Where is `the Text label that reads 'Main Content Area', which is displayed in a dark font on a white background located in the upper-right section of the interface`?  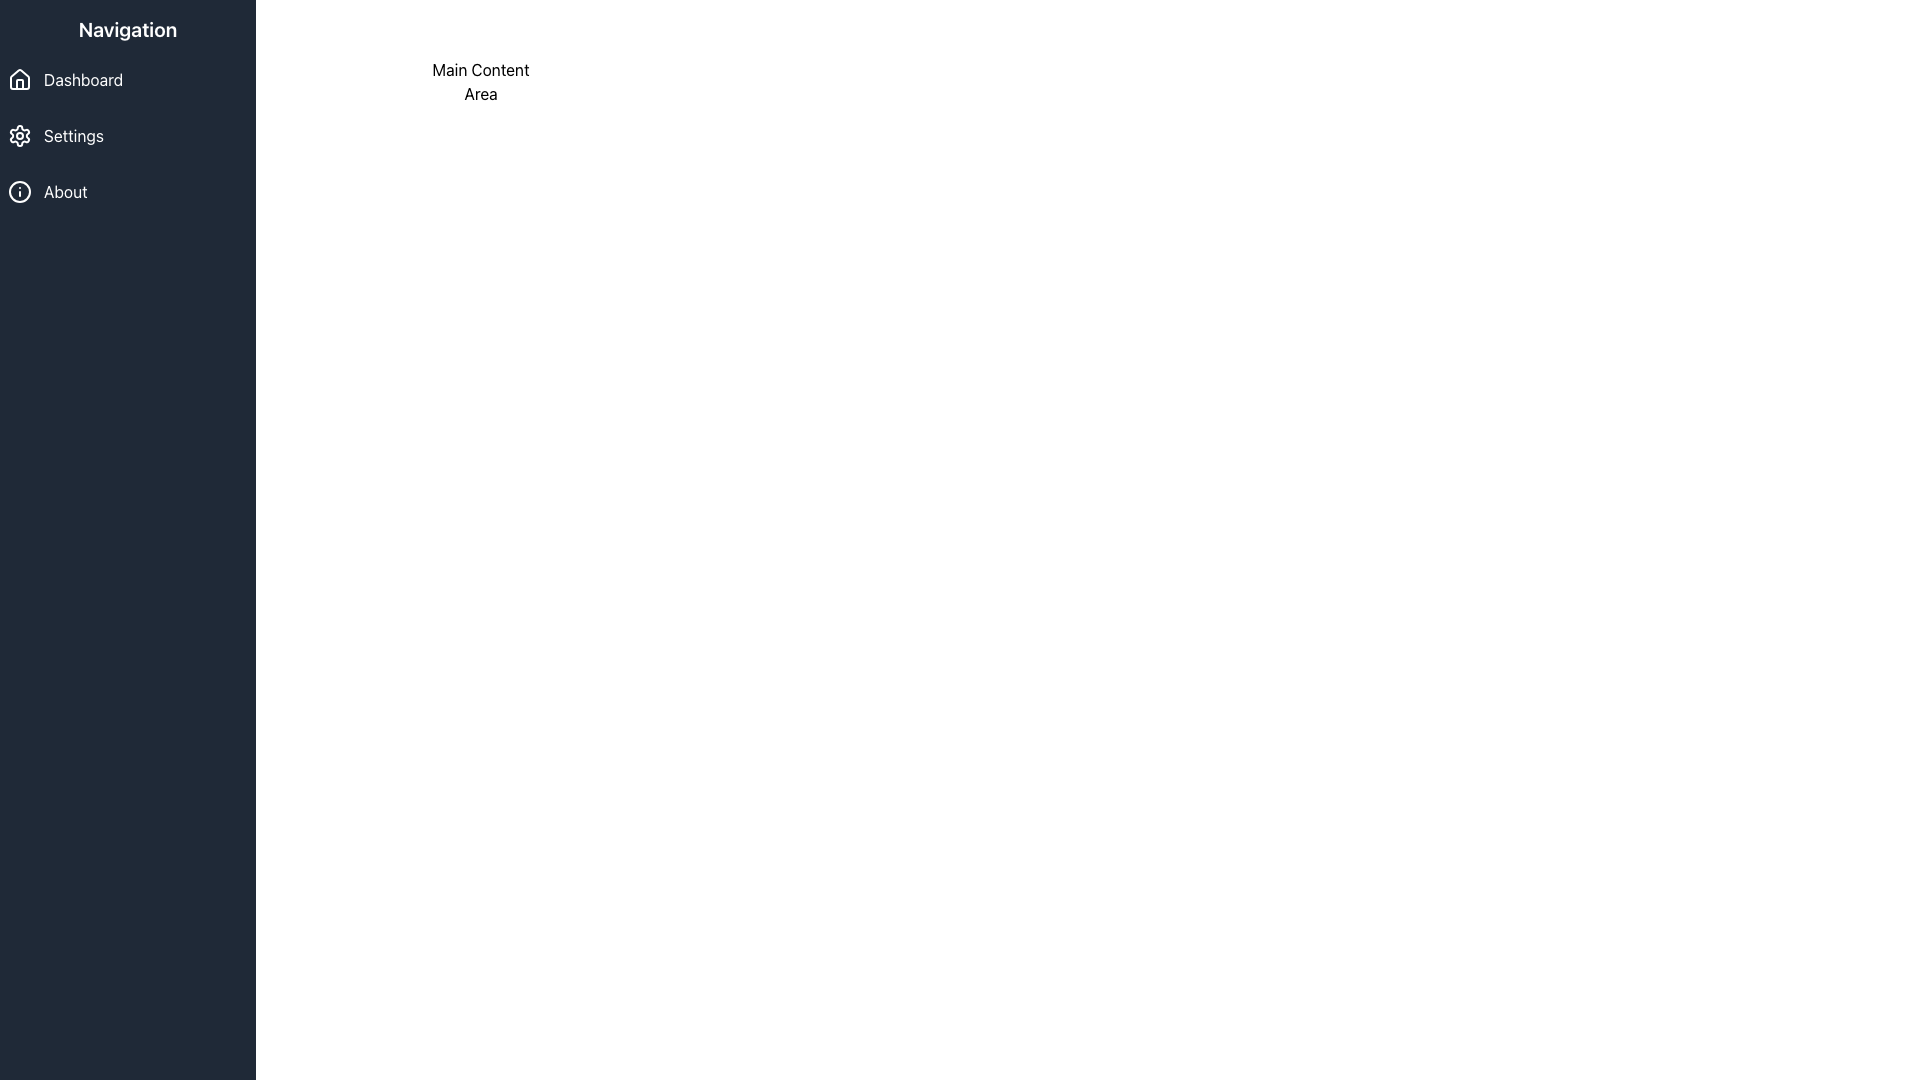
the Text label that reads 'Main Content Area', which is displayed in a dark font on a white background located in the upper-right section of the interface is located at coordinates (480, 80).